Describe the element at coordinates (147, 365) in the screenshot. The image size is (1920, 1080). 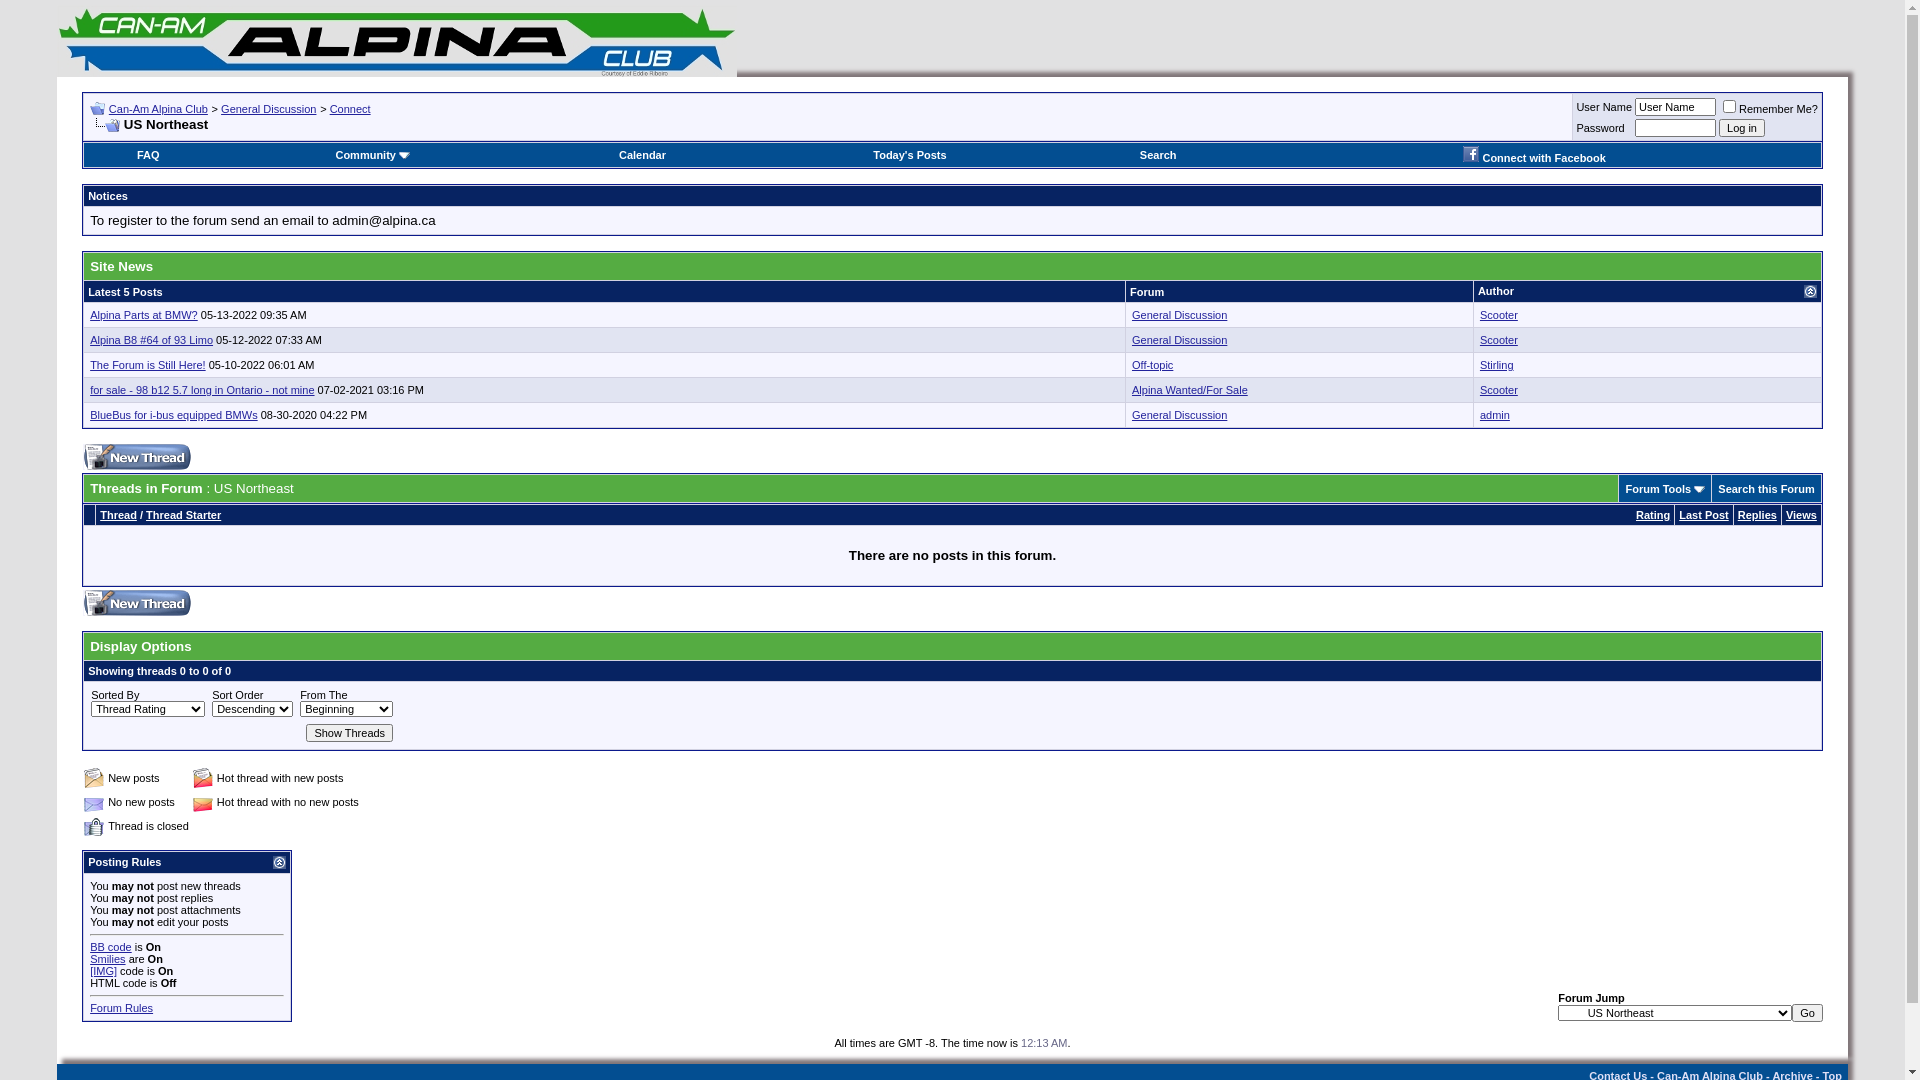
I see `'The Forum is Still Here!'` at that location.